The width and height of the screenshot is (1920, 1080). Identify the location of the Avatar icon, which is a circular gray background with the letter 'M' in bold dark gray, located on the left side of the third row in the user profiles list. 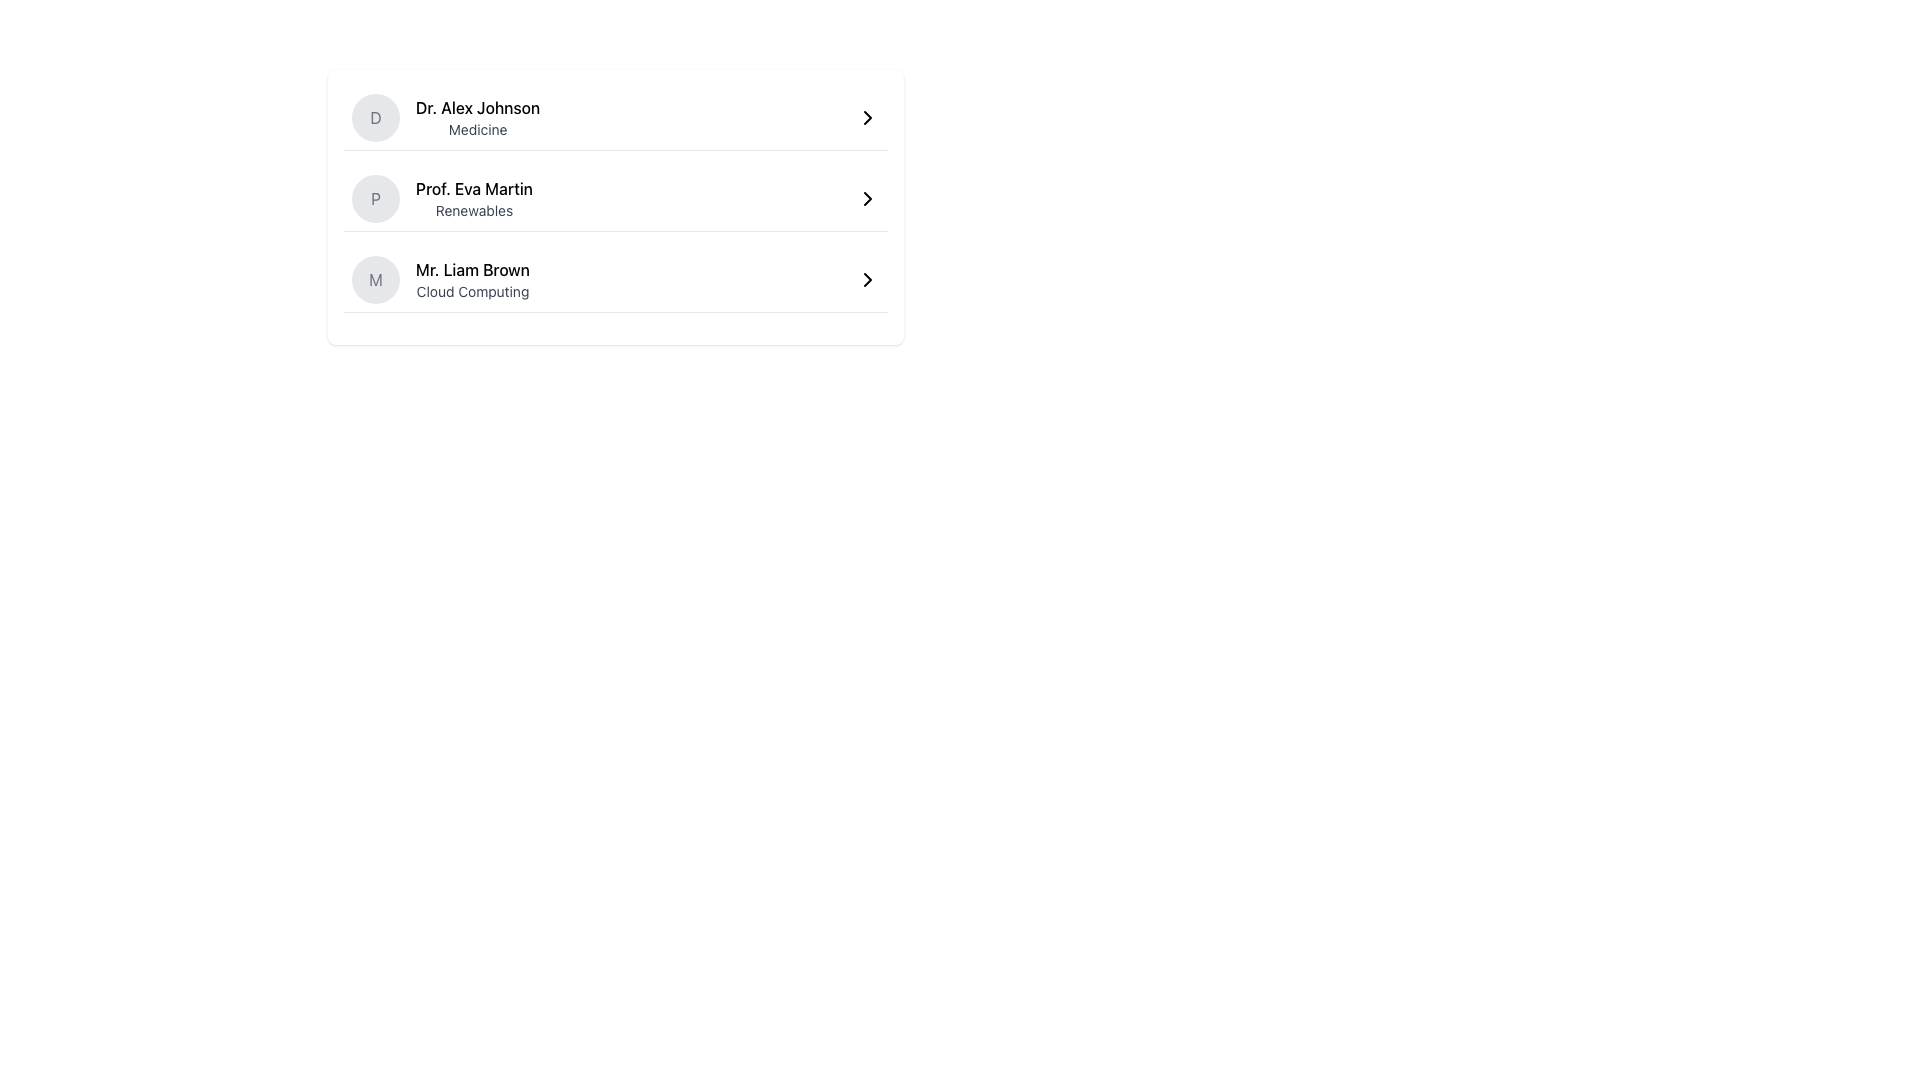
(375, 280).